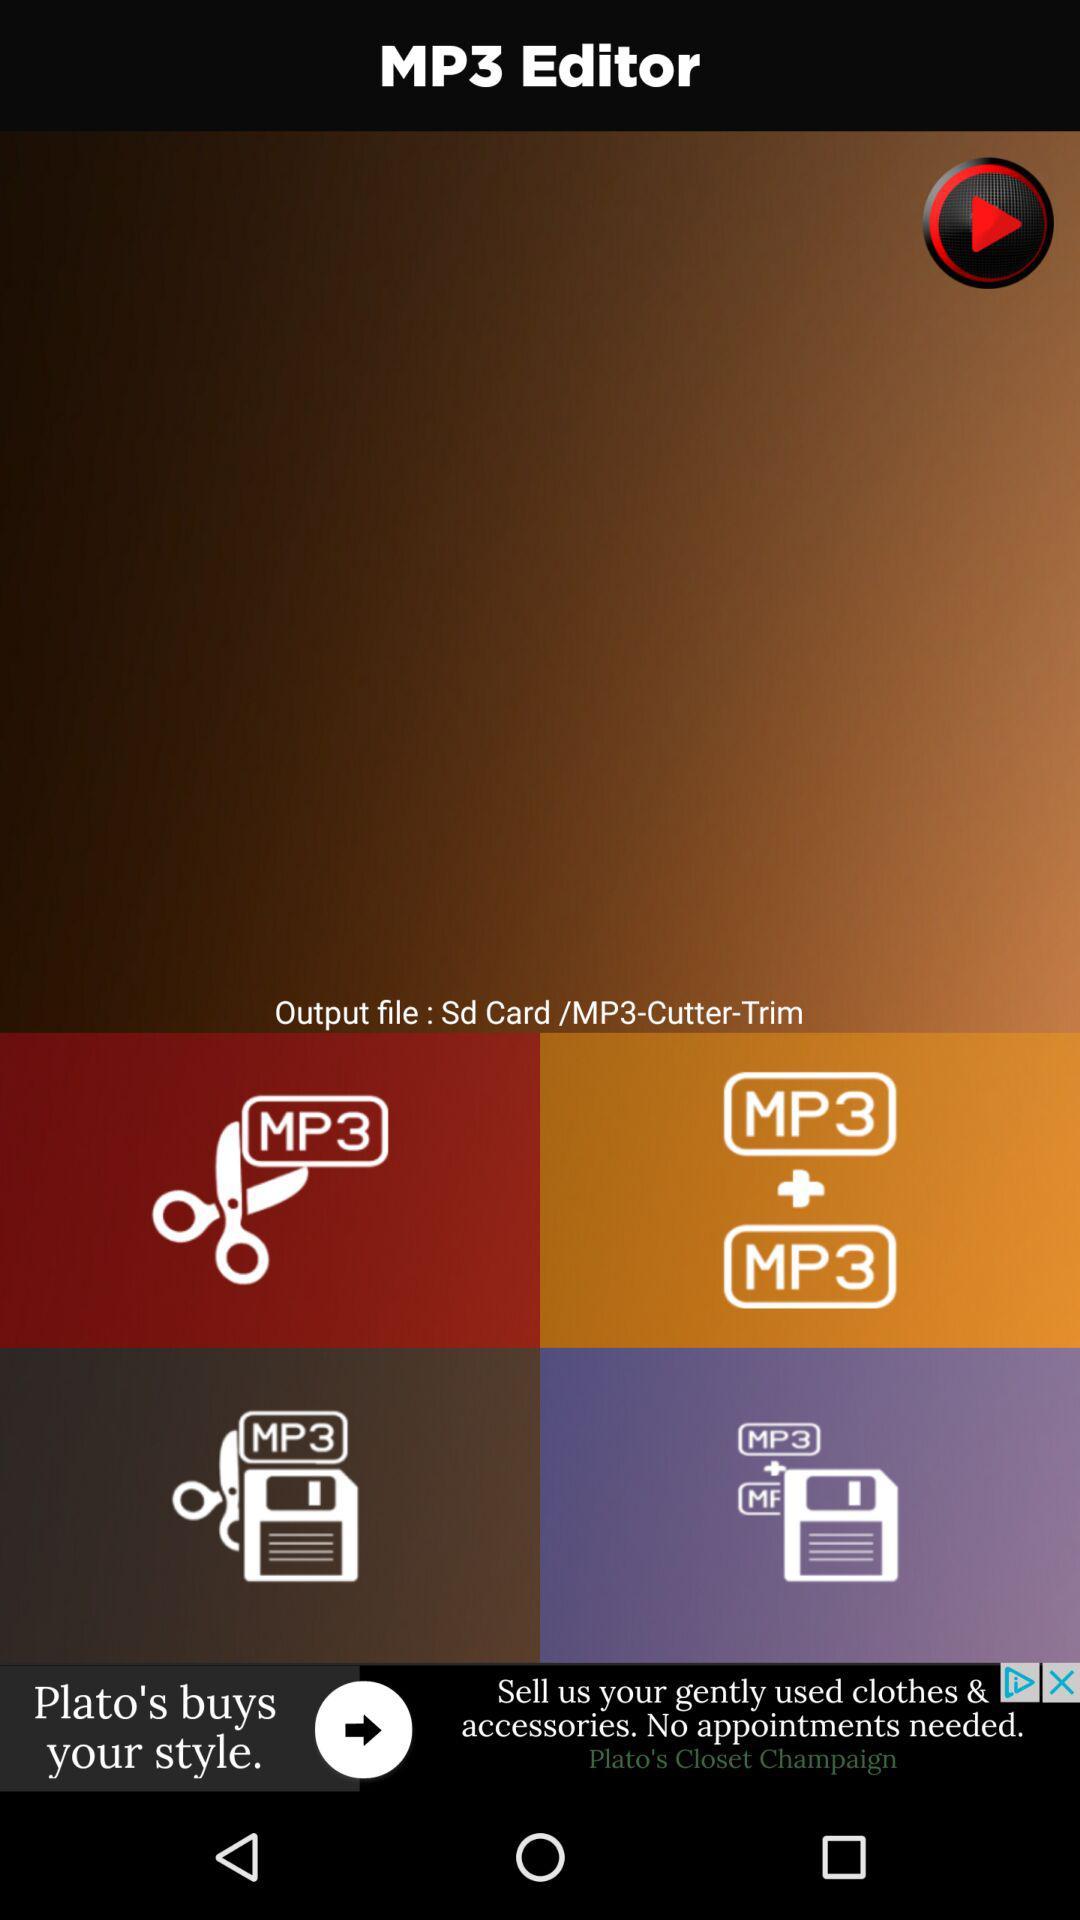  Describe the element at coordinates (987, 223) in the screenshot. I see `song` at that location.